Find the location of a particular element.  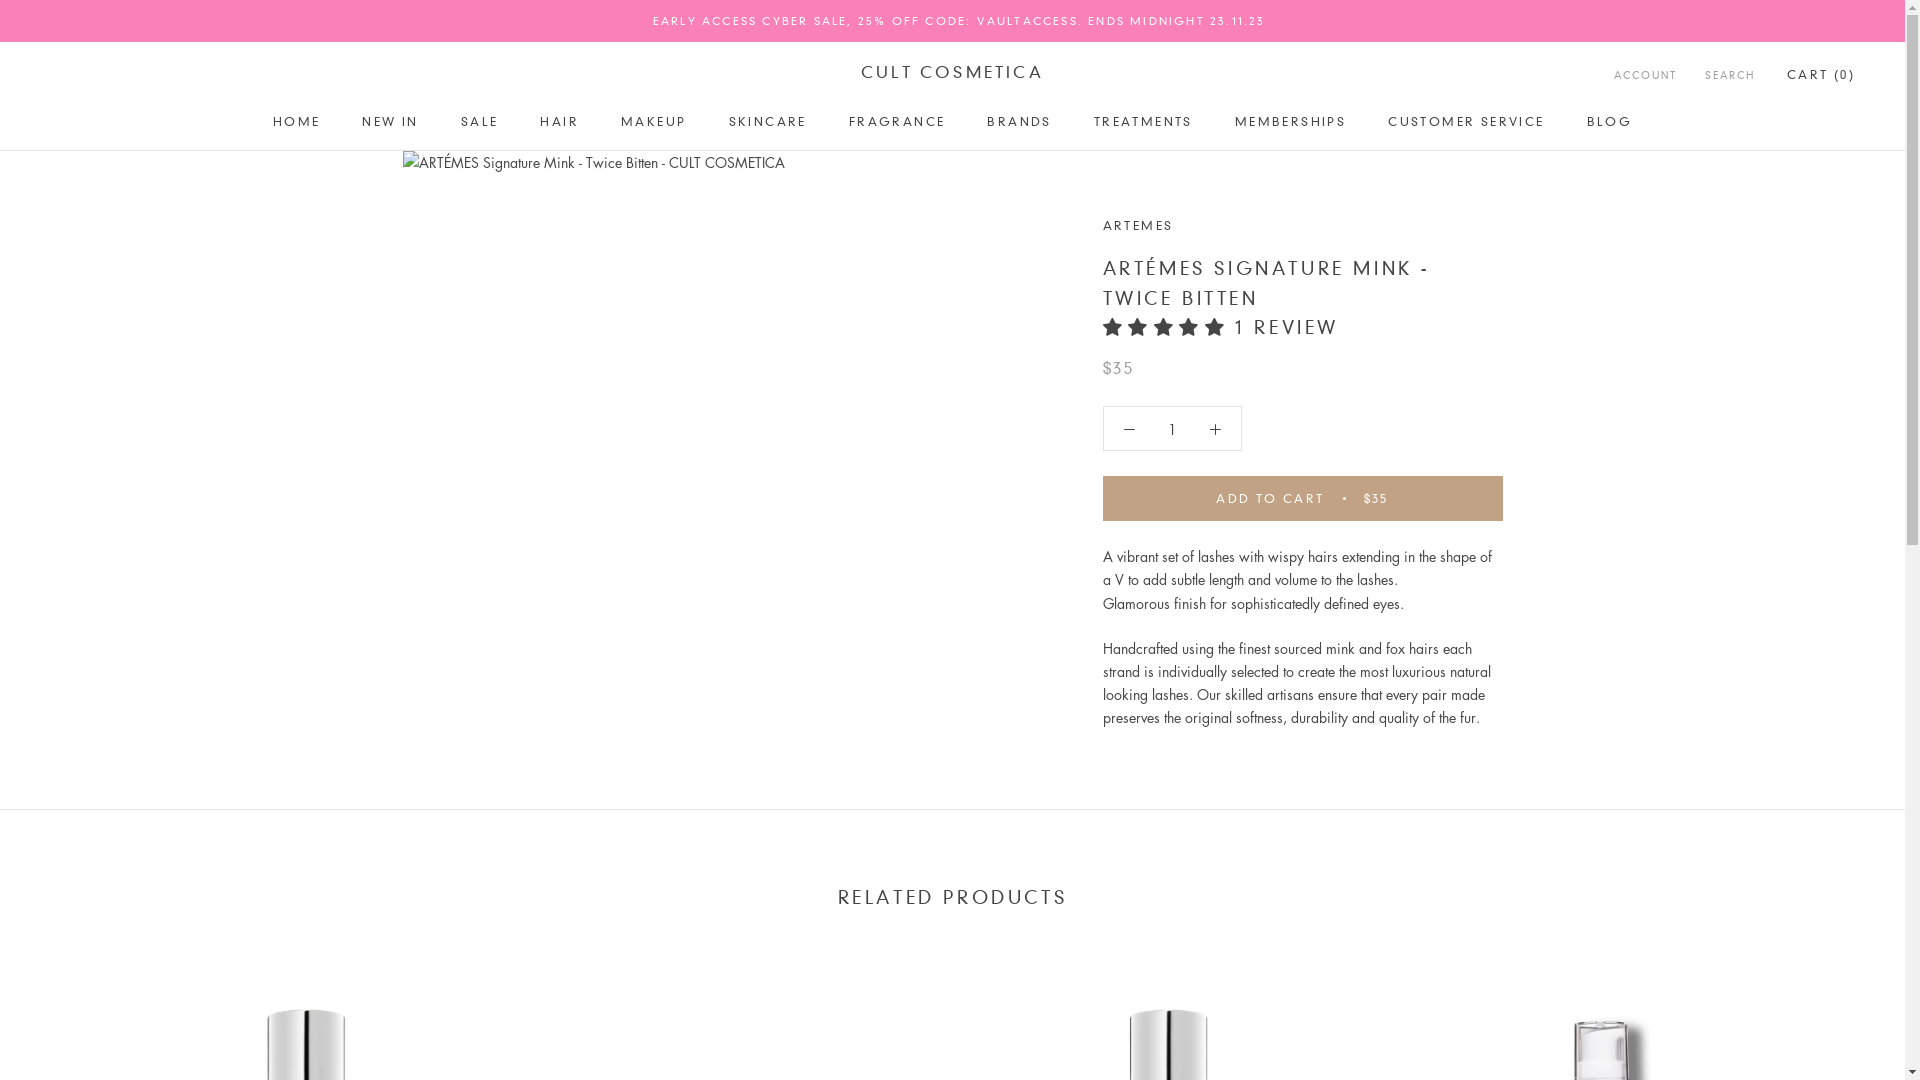

'SKINCARE is located at coordinates (727, 121).